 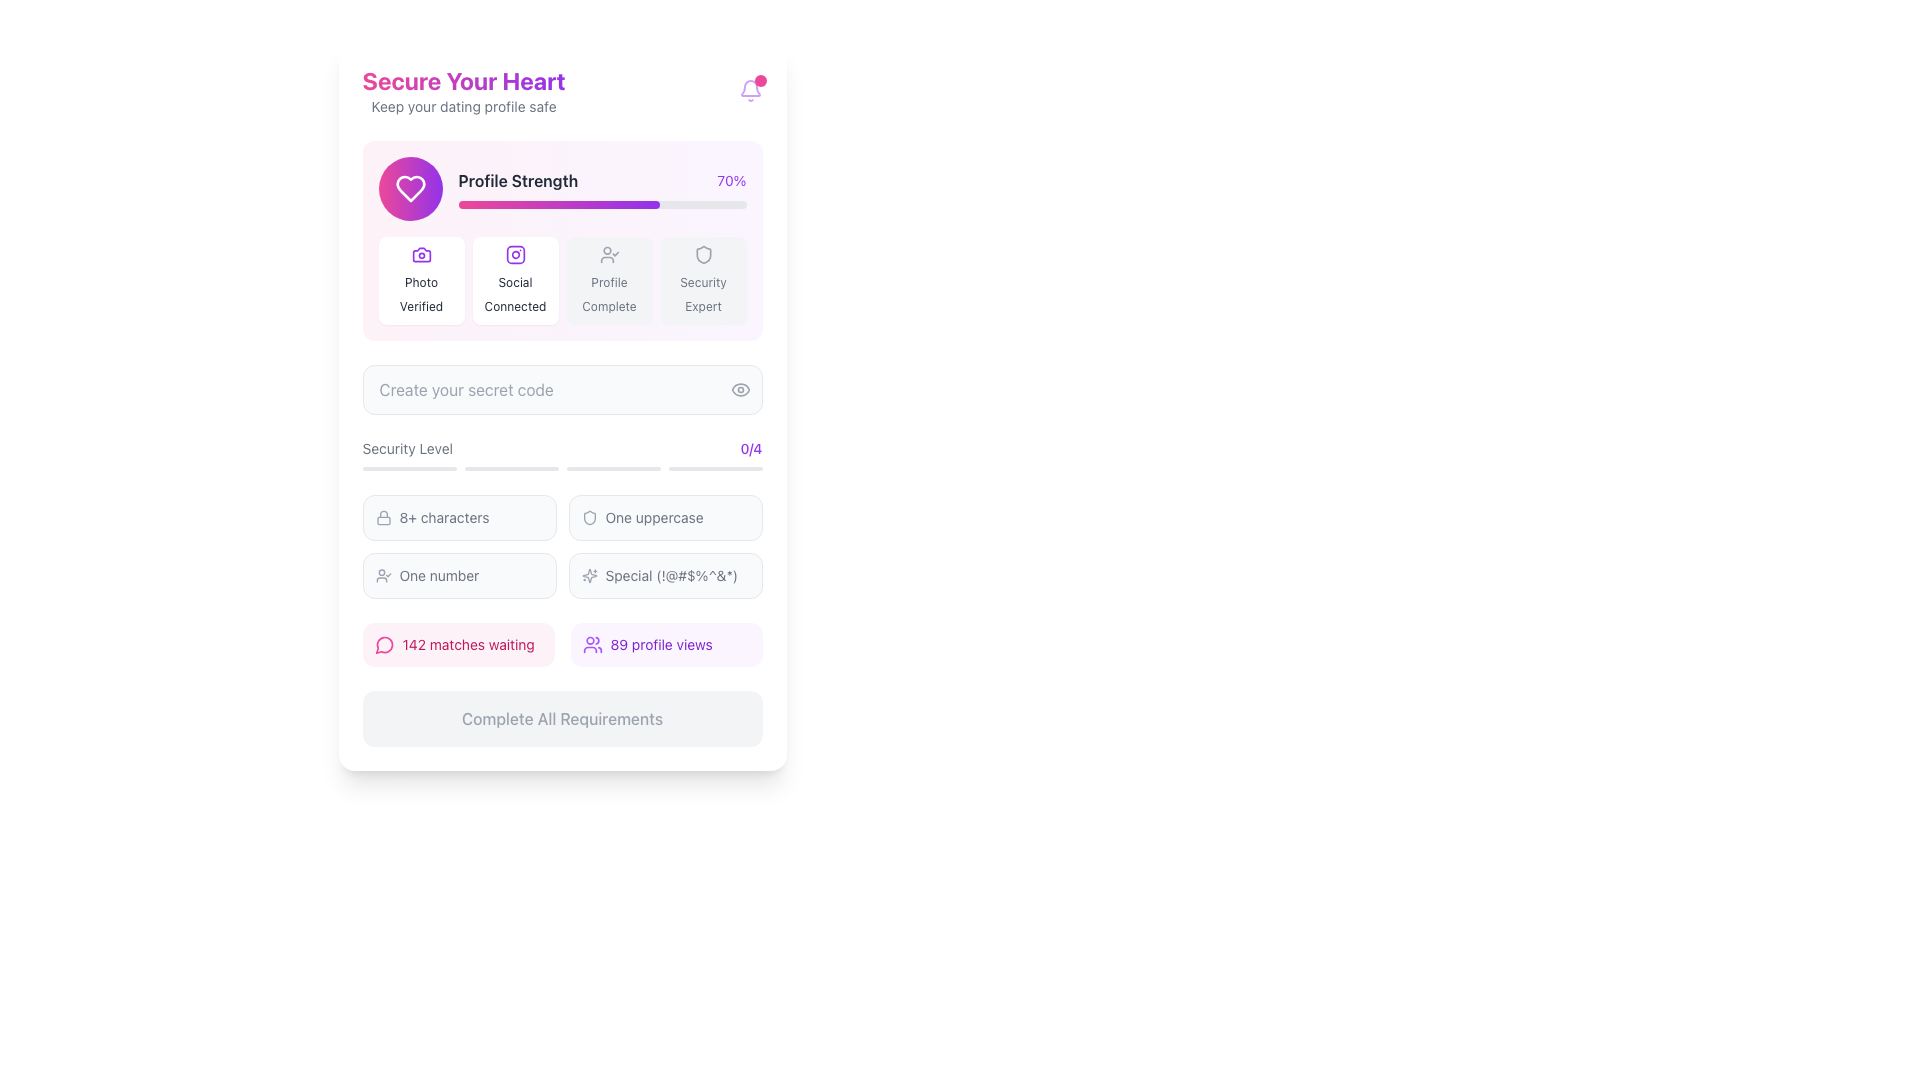 I want to click on the gray lock icon located to the left of the '8+ characters' text in the instructional list for security requirements, so click(x=383, y=516).